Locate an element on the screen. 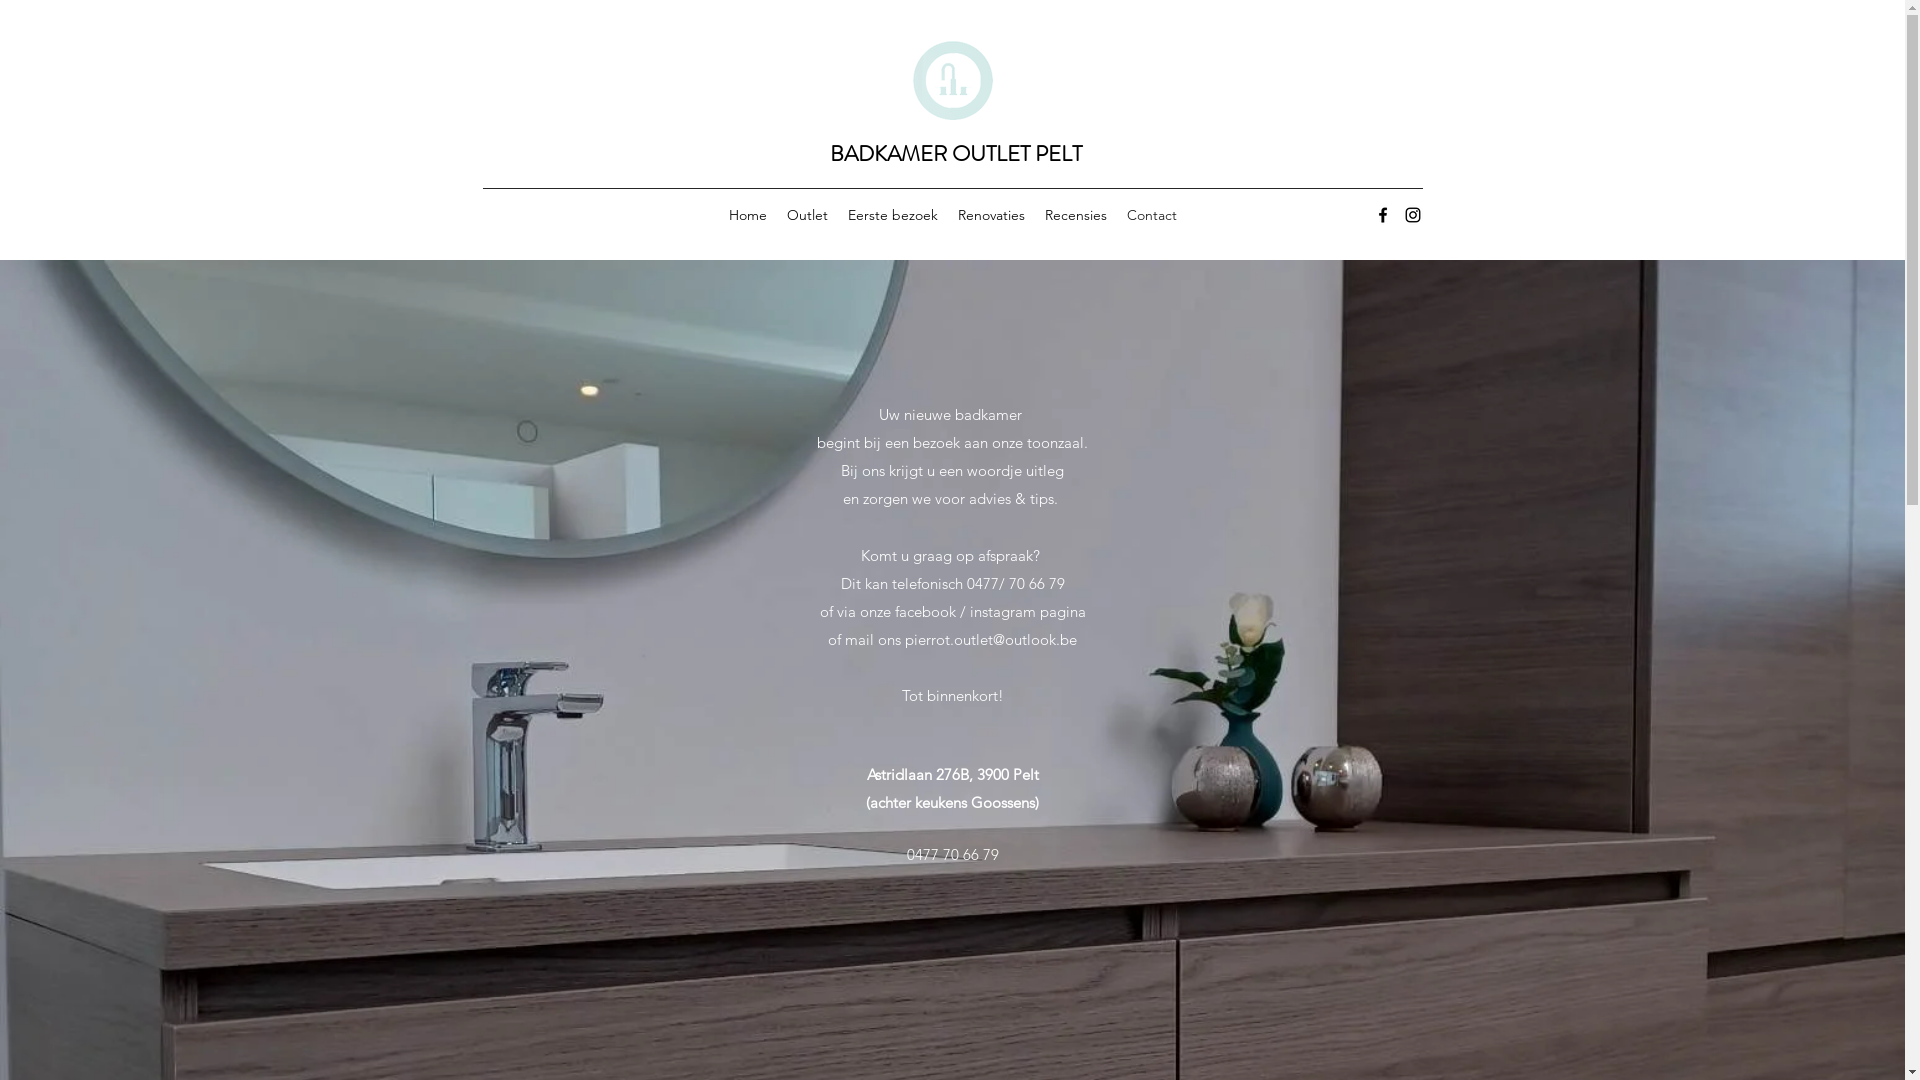 This screenshot has width=1920, height=1080. 'Eerste bezoek' is located at coordinates (838, 215).